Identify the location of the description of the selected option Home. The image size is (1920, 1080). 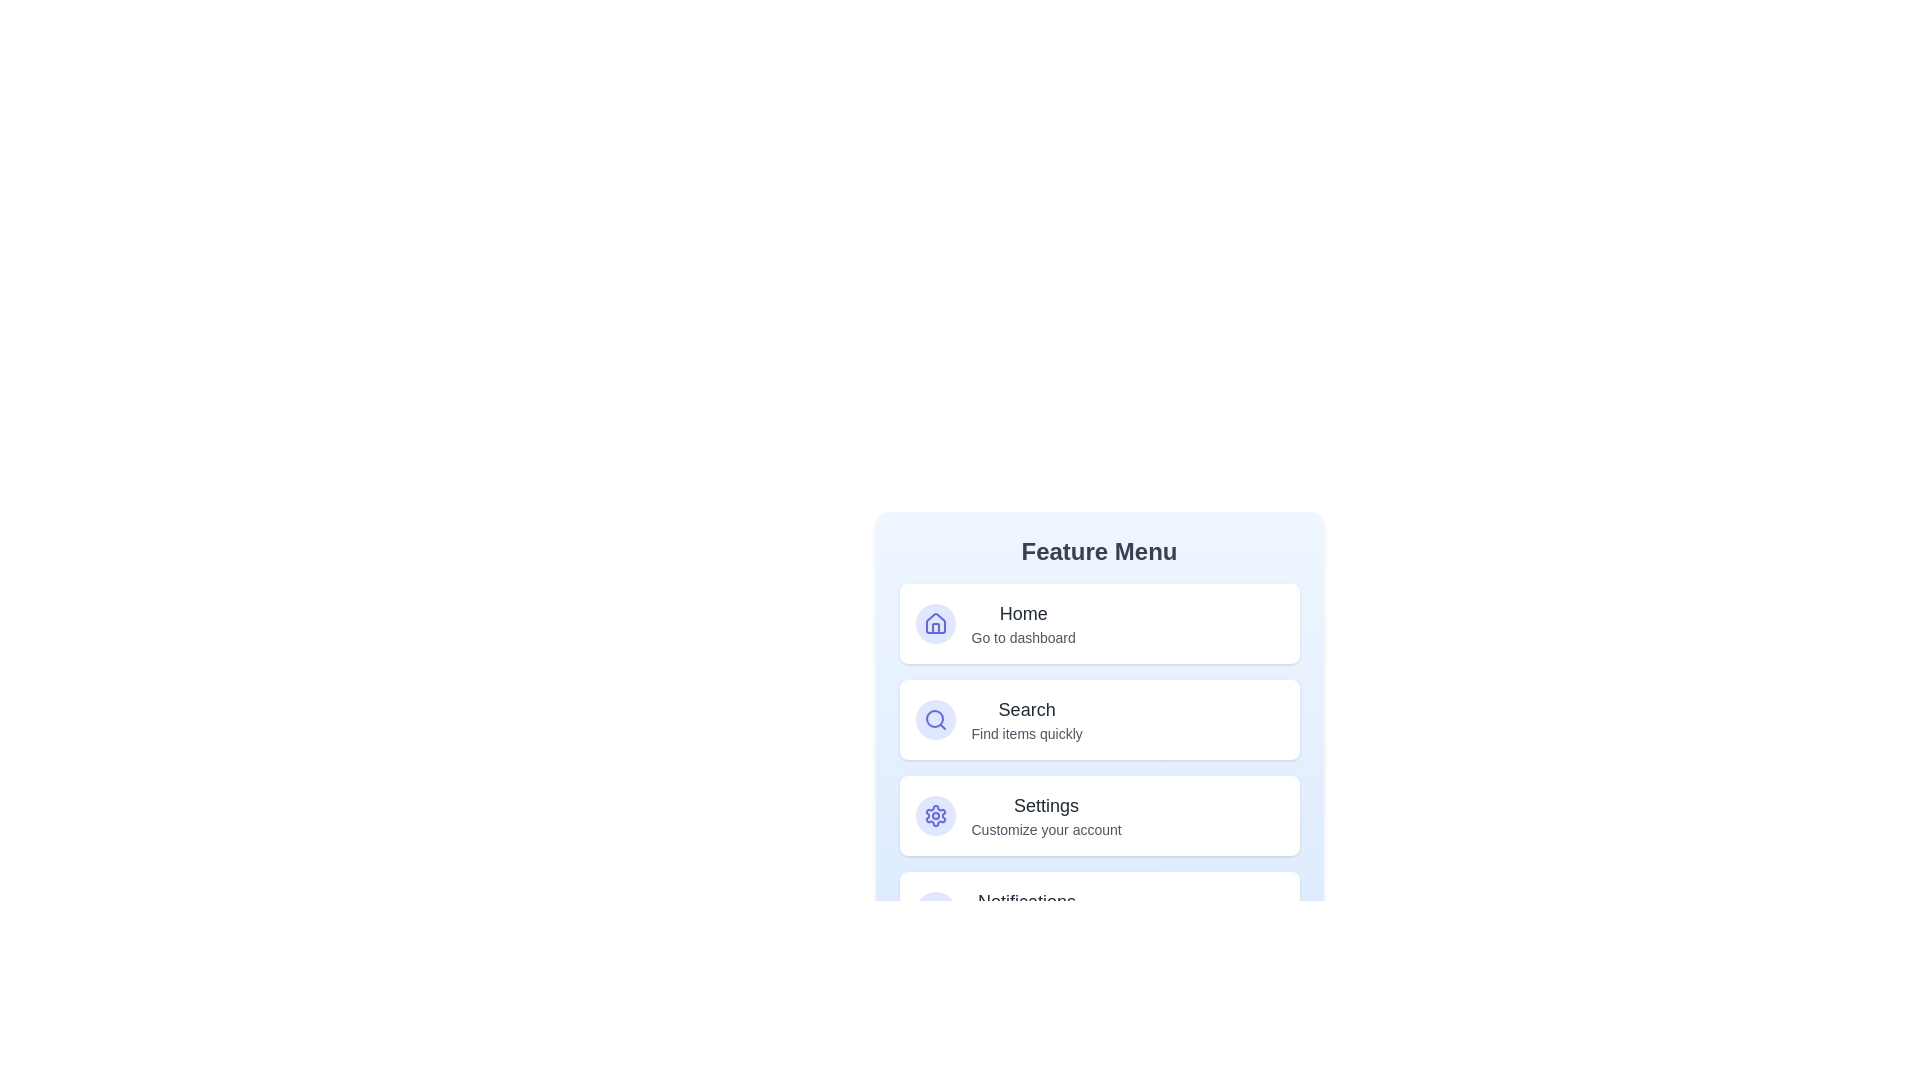
(1022, 623).